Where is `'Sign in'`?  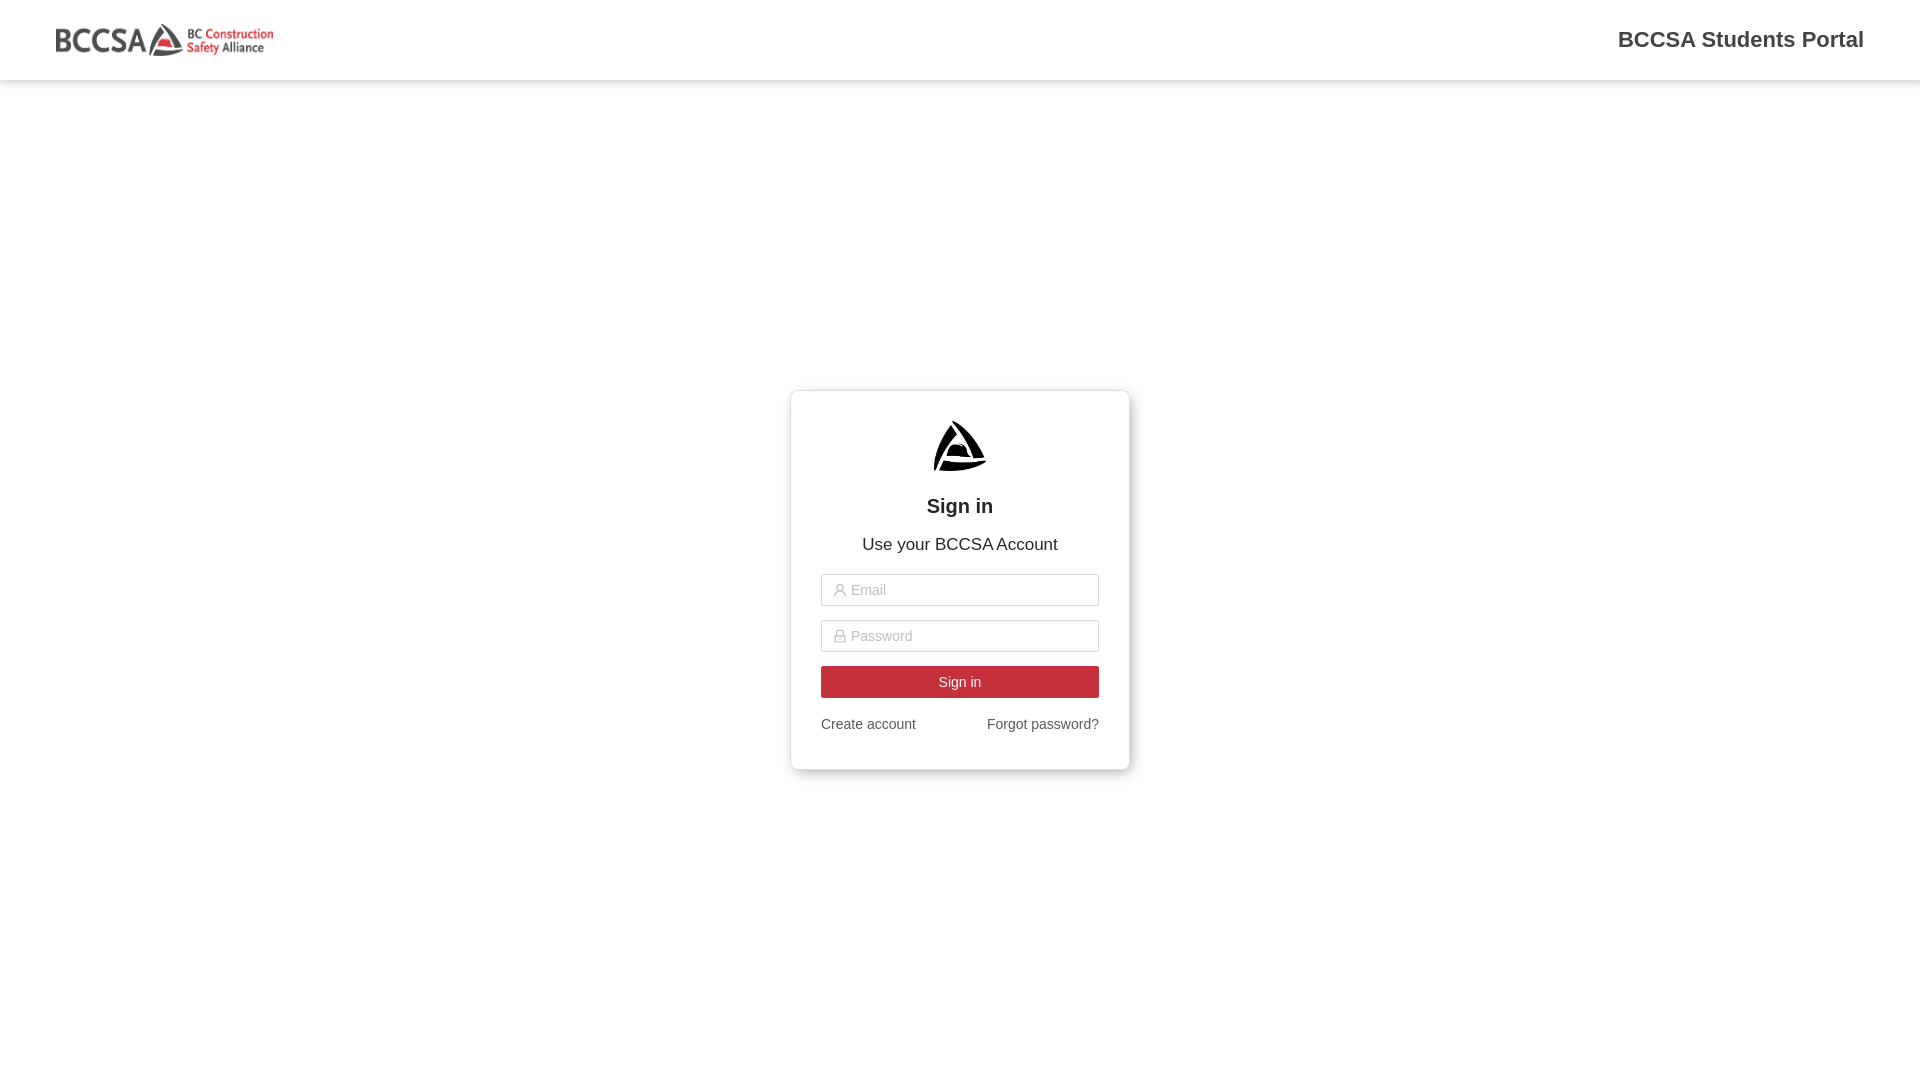 'Sign in' is located at coordinates (960, 681).